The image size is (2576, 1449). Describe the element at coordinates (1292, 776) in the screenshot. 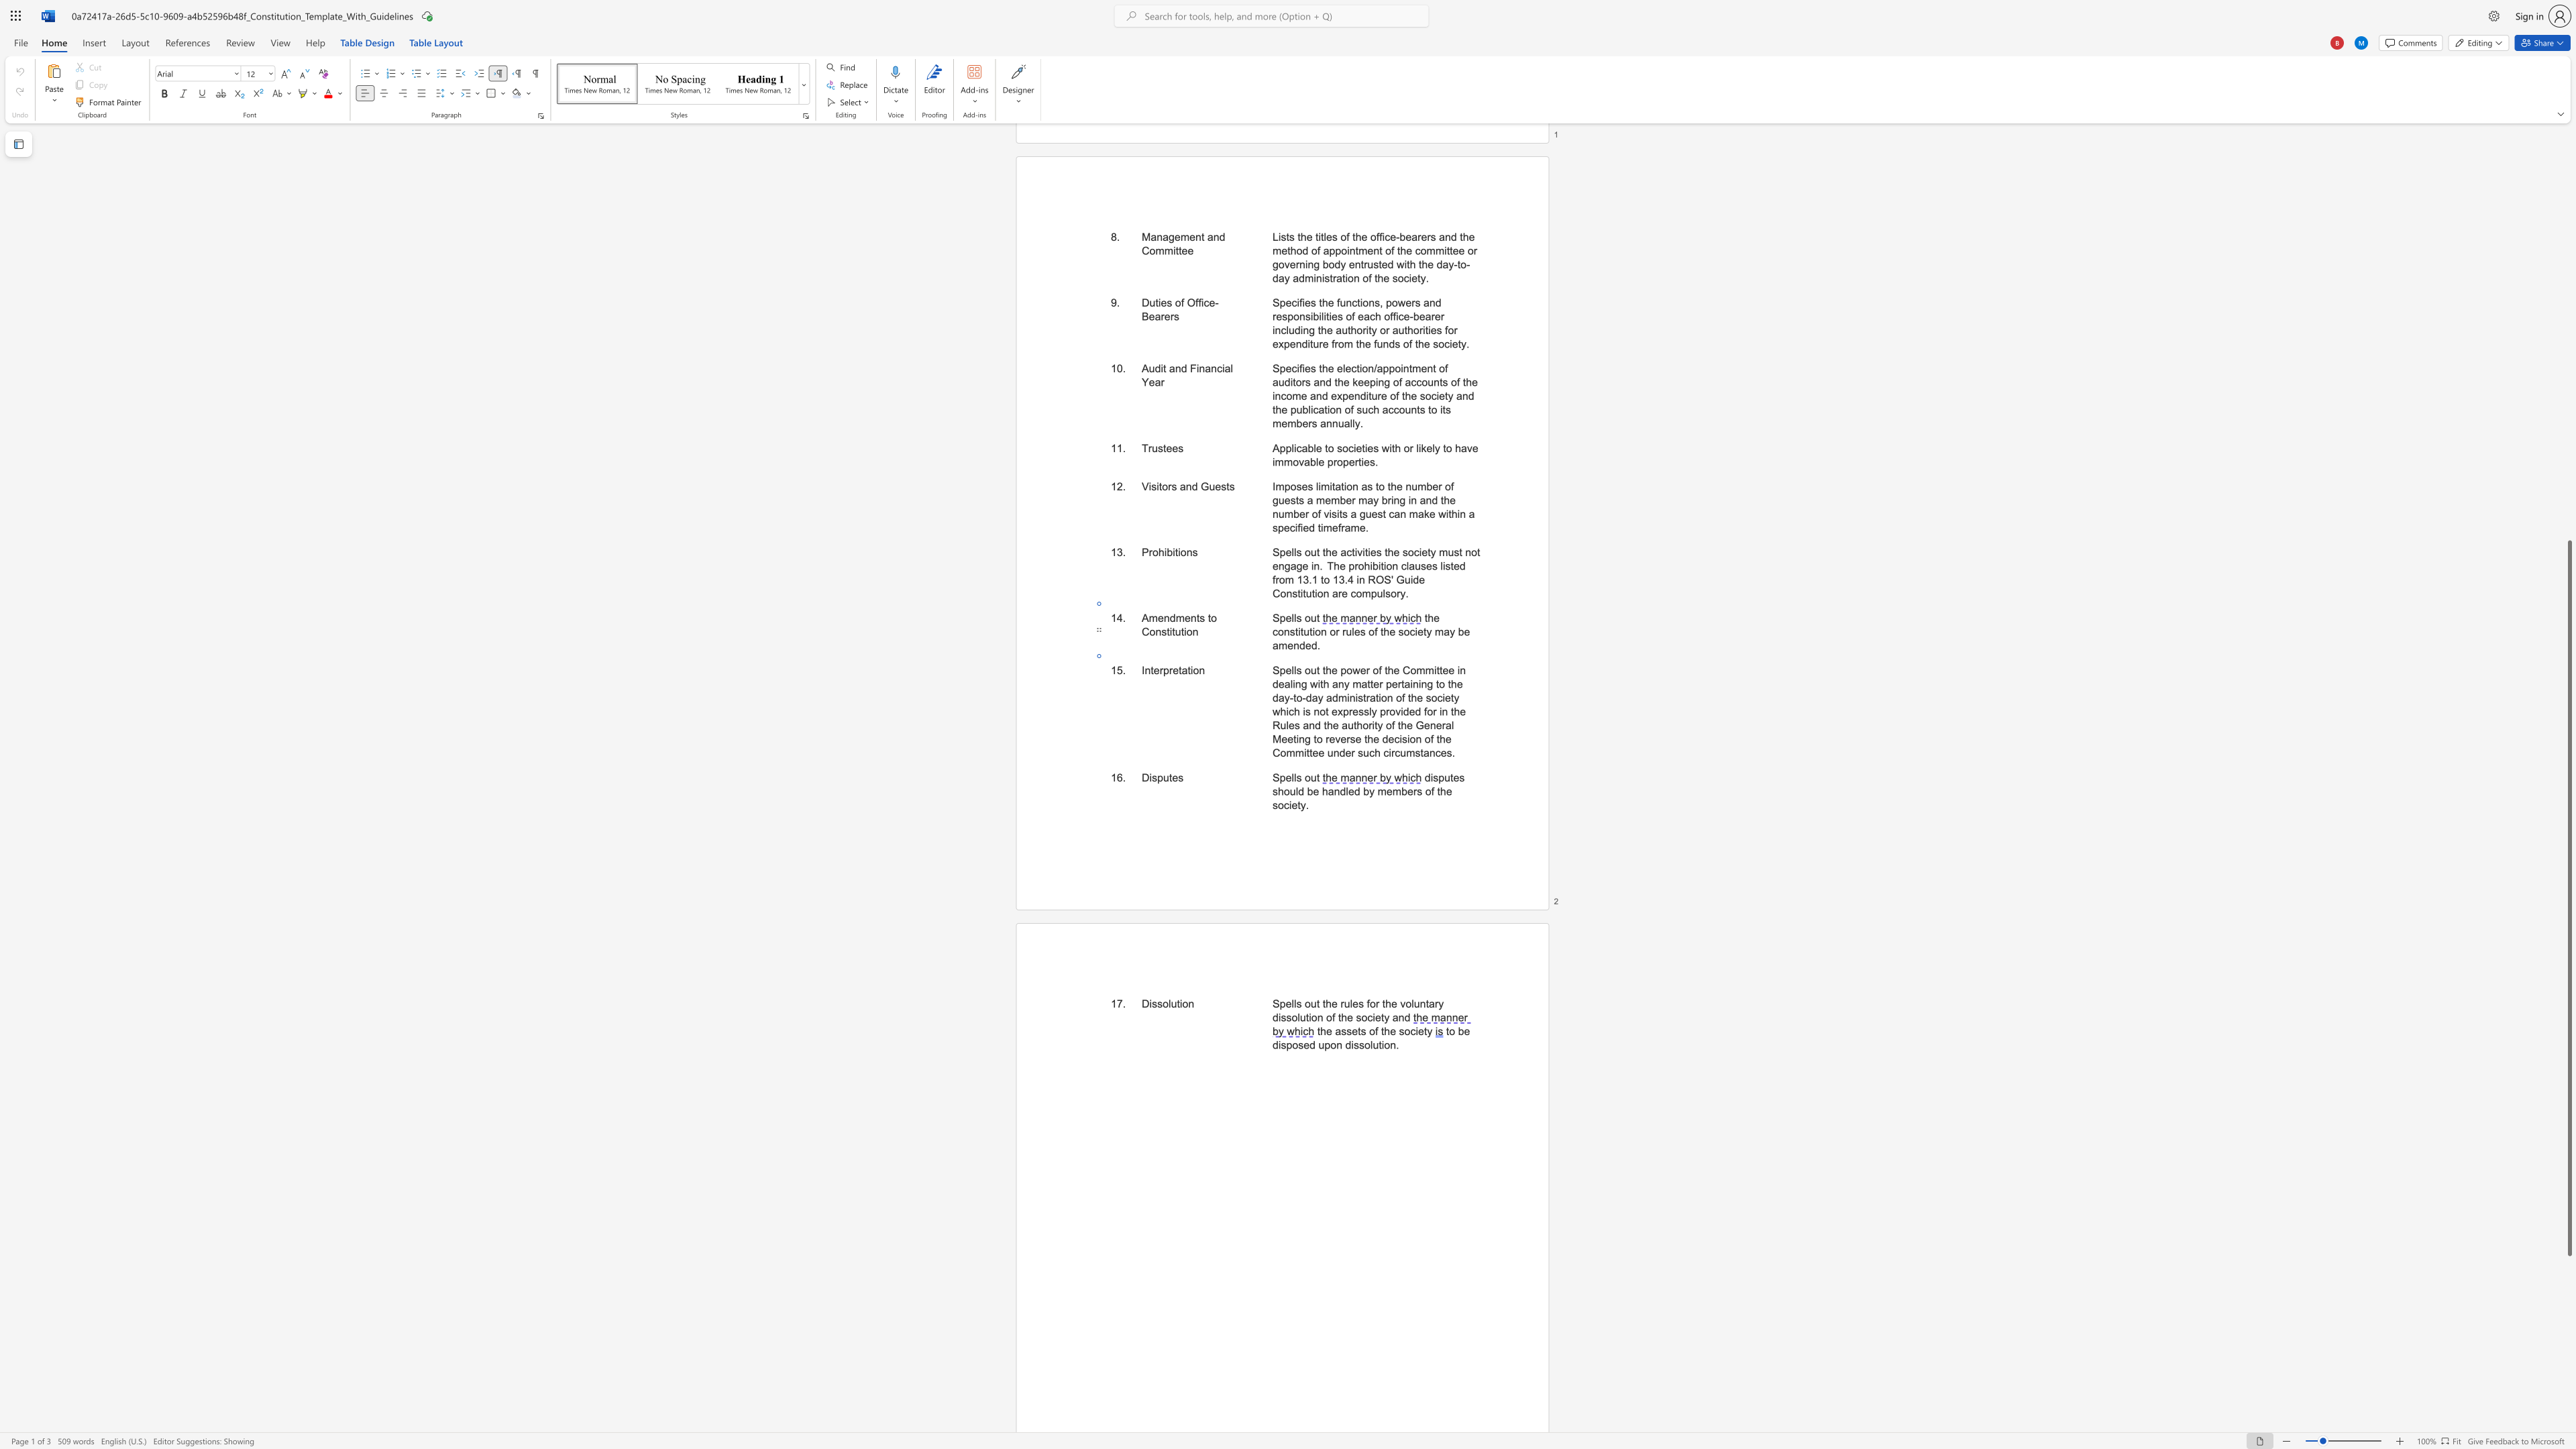

I see `the 1th character "l" in the text` at that location.